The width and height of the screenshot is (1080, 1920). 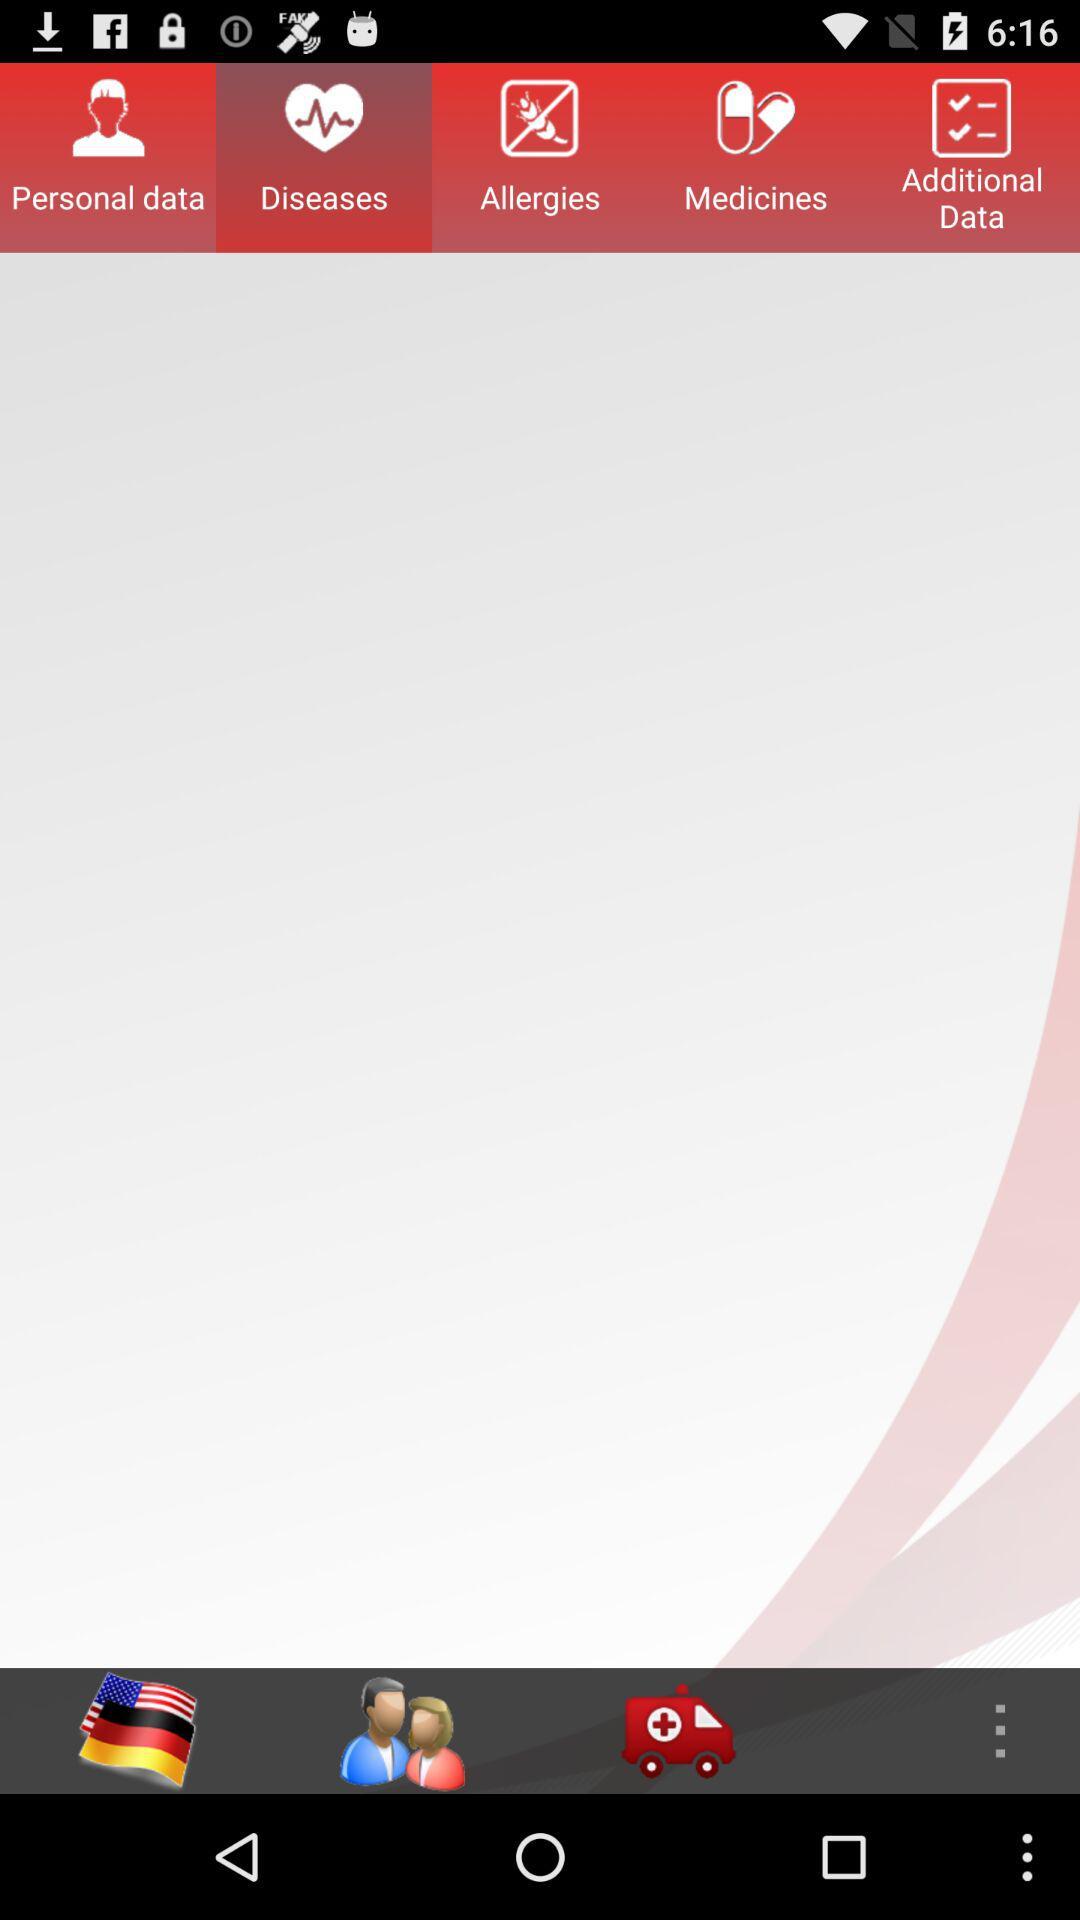 I want to click on the more icon, so click(x=941, y=1851).